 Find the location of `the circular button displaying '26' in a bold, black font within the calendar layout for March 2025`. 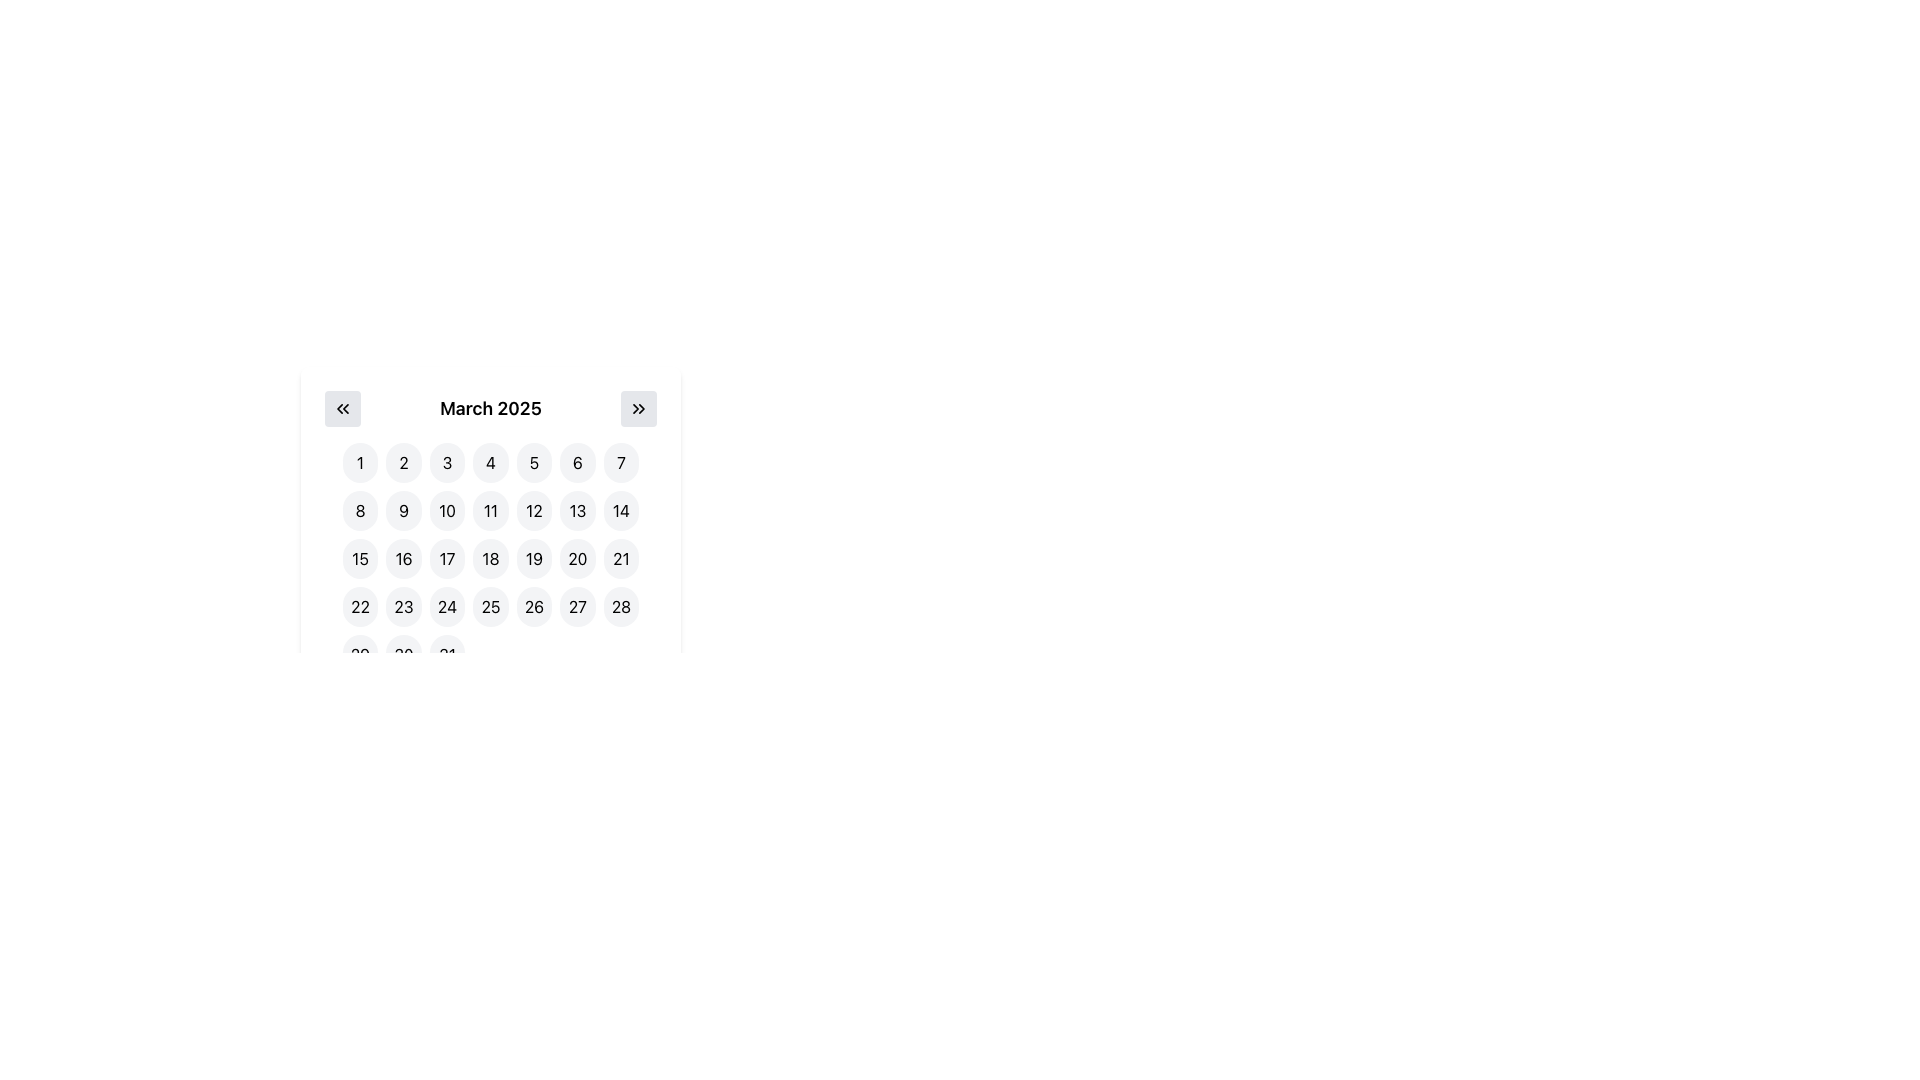

the circular button displaying '26' in a bold, black font within the calendar layout for March 2025 is located at coordinates (534, 605).